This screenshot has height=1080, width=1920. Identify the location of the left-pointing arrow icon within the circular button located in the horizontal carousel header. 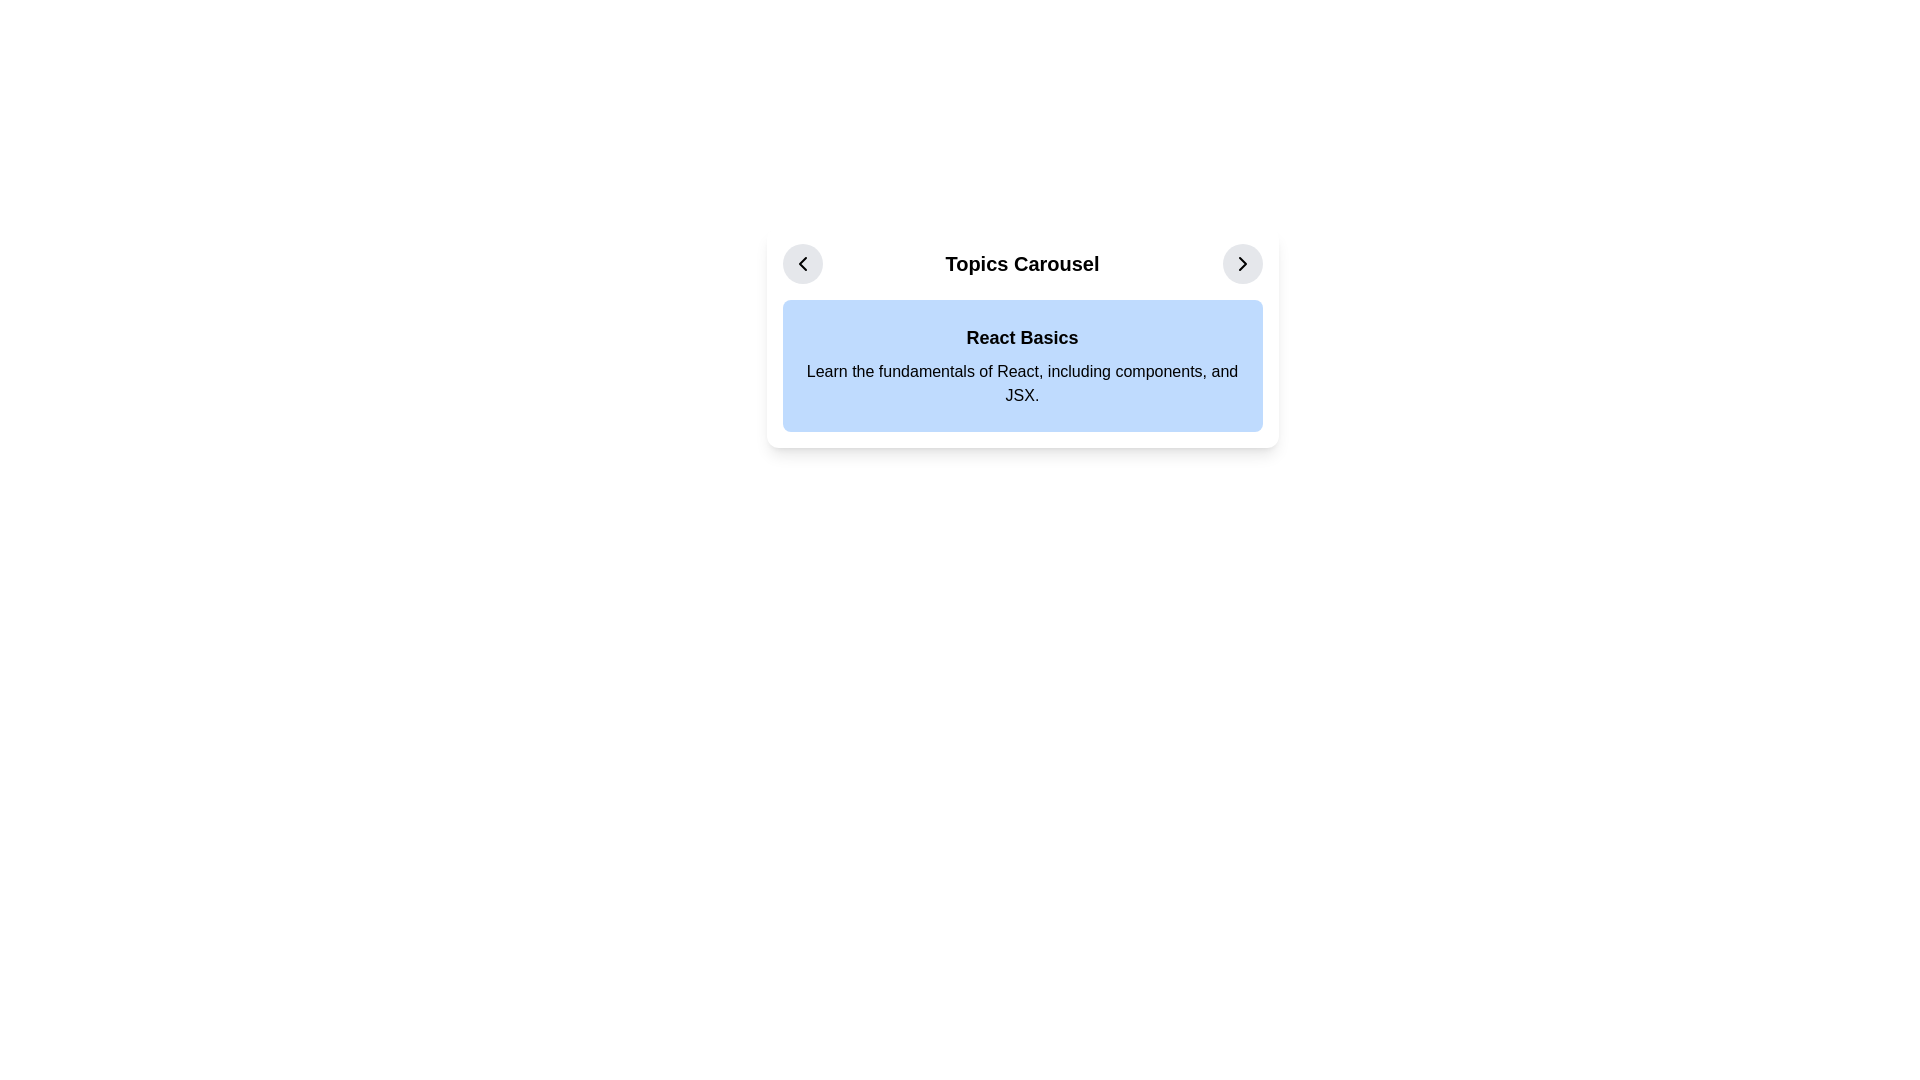
(802, 262).